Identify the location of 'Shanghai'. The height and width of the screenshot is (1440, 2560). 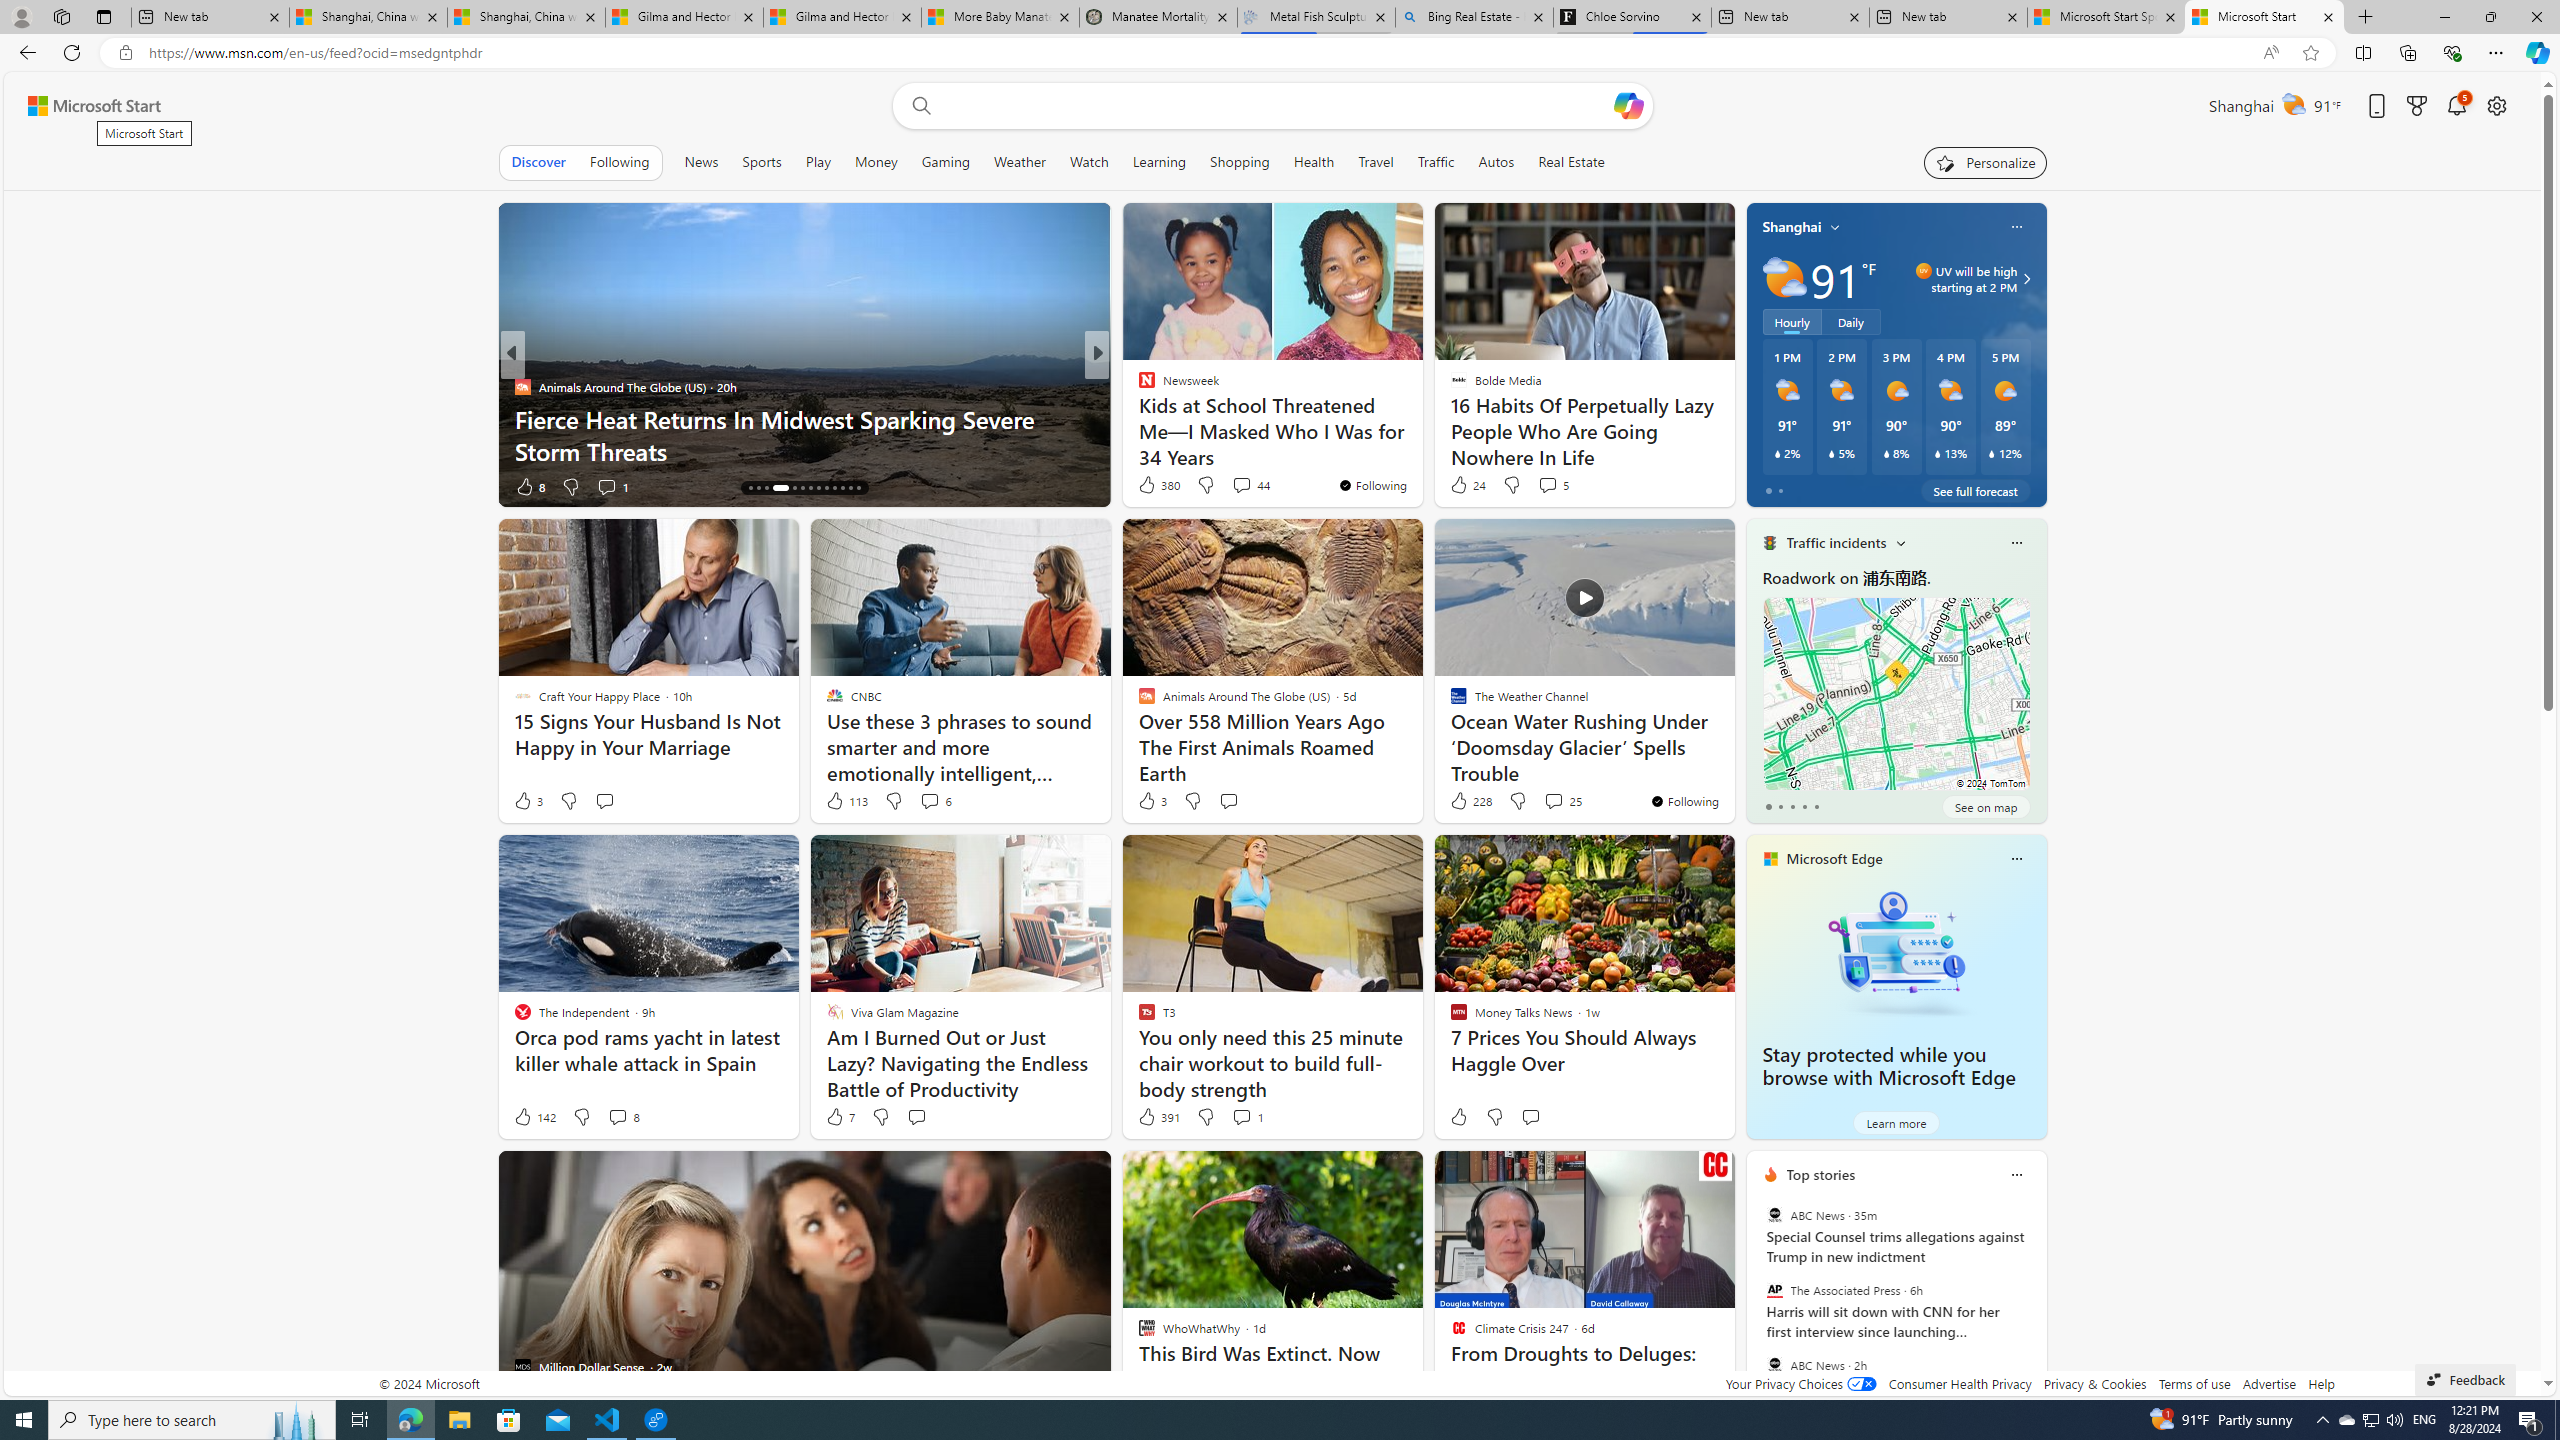
(1791, 225).